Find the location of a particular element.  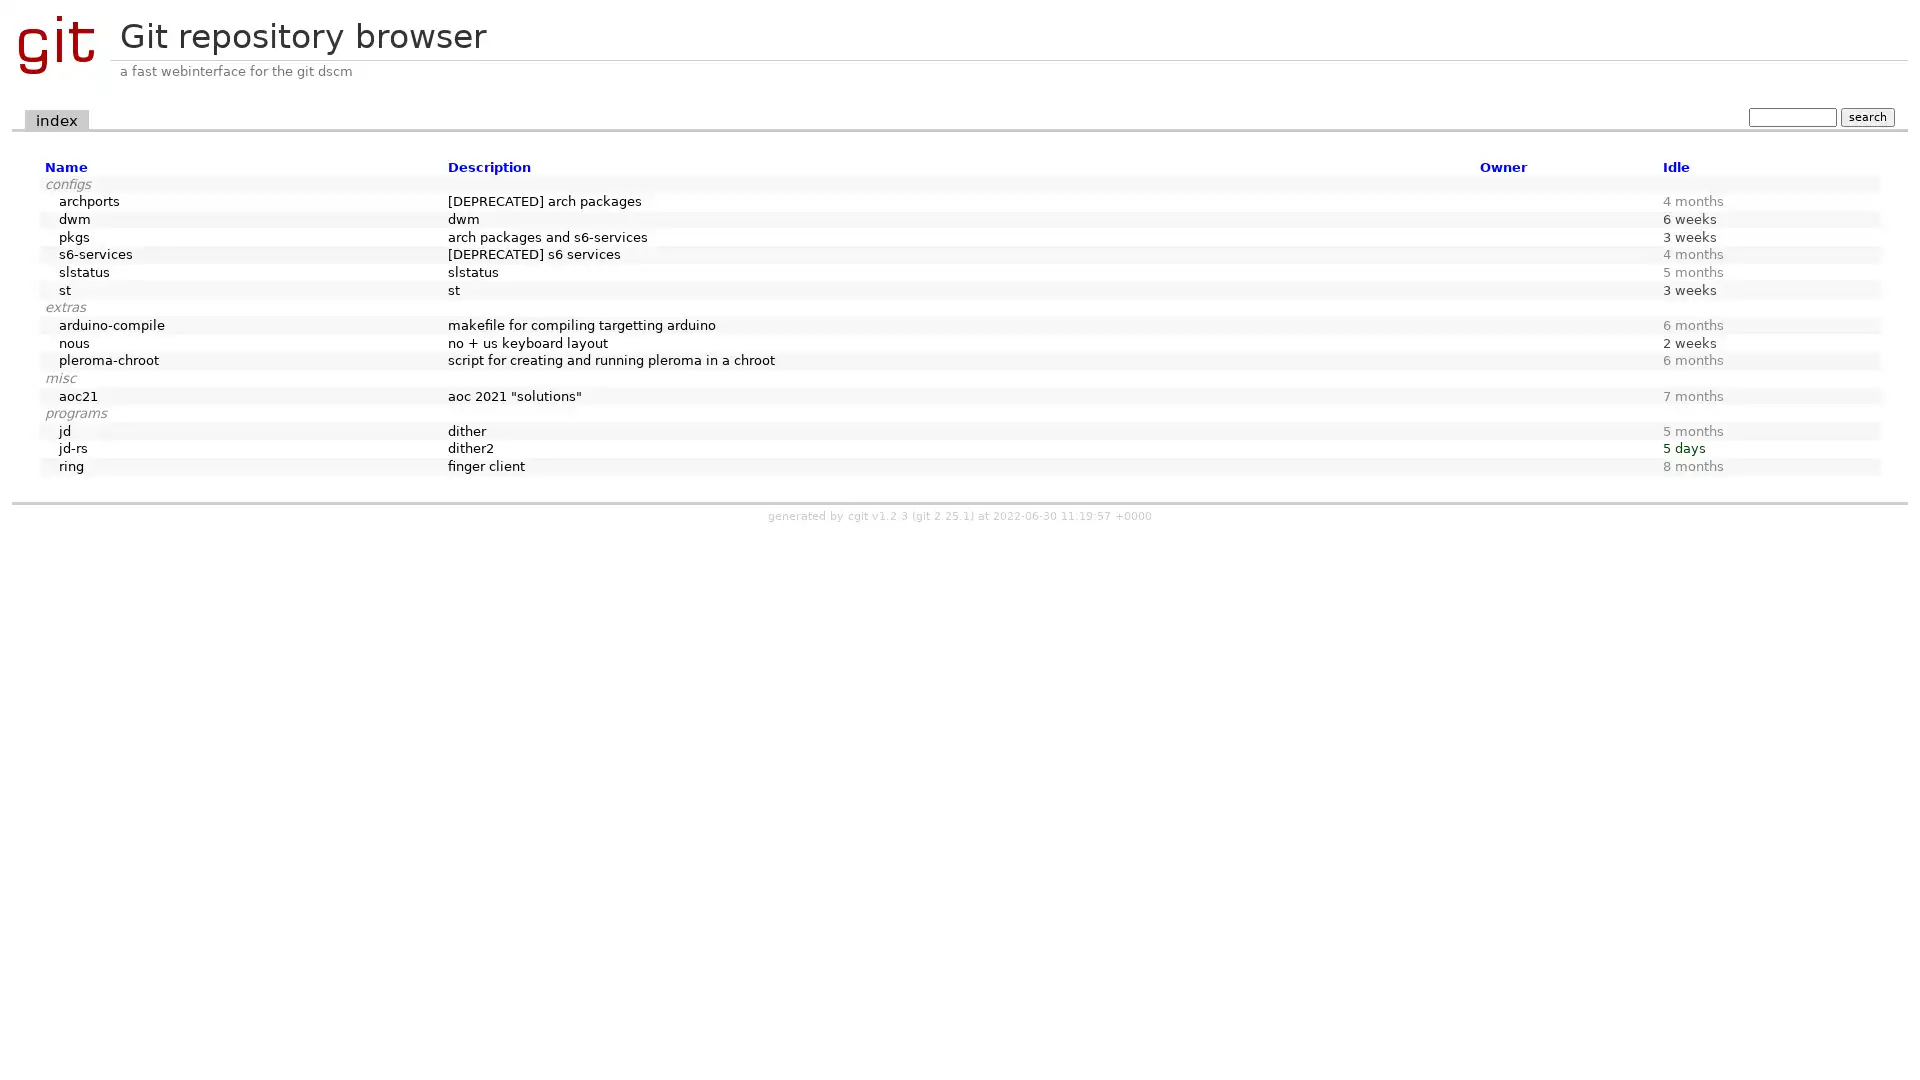

search is located at coordinates (1866, 116).